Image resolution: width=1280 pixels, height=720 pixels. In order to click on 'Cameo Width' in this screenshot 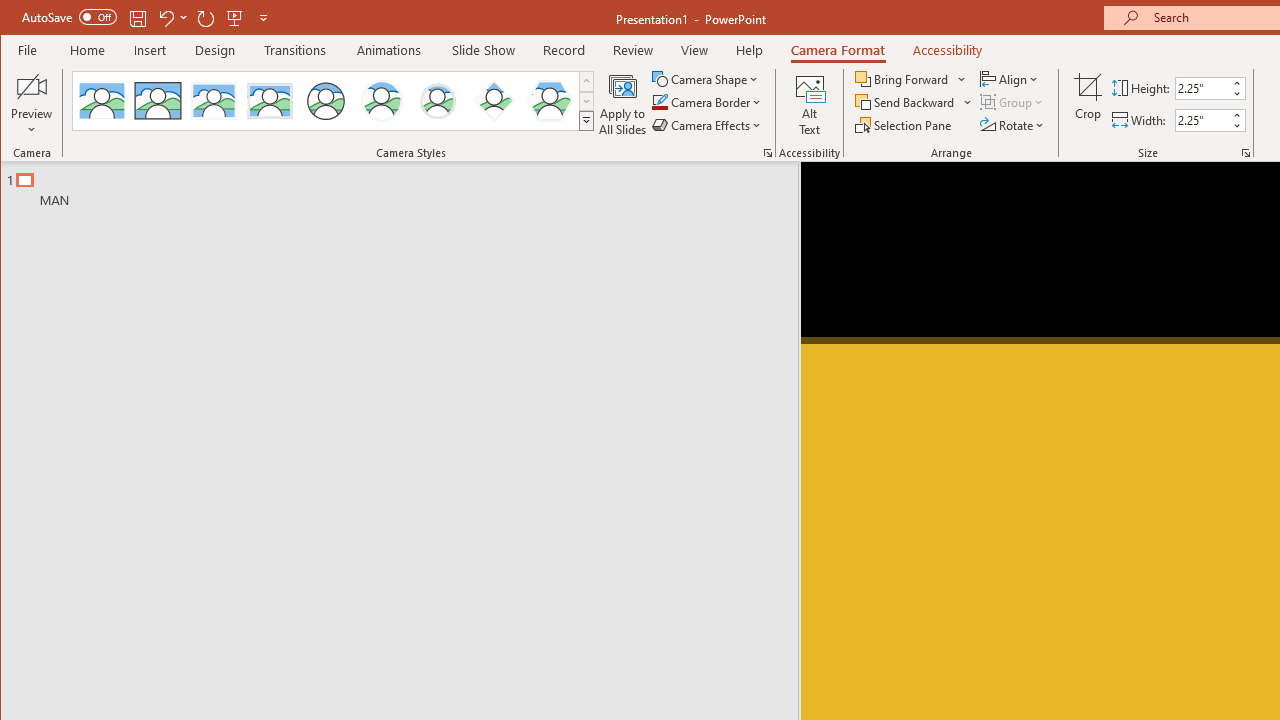, I will do `click(1200, 120)`.